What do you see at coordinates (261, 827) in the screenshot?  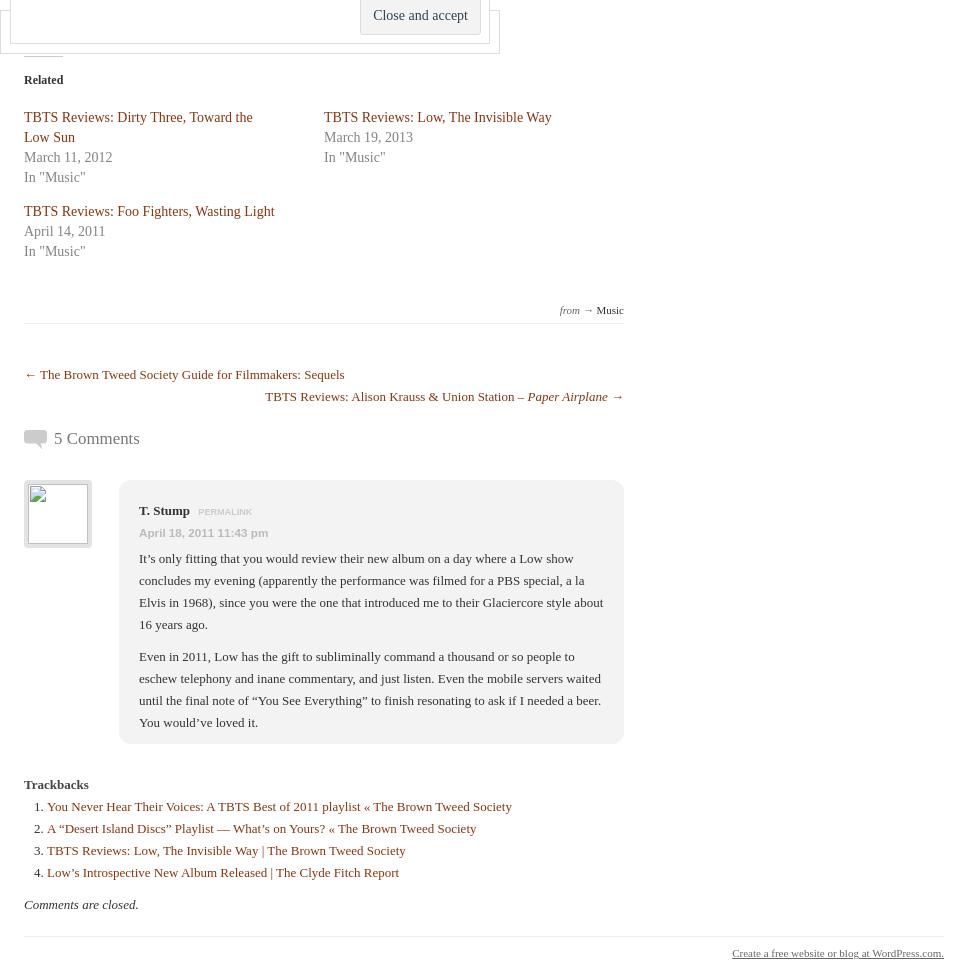 I see `'A “Desert Island Discs” Playlist — What’s on Yours? « The Brown Tweed Society'` at bounding box center [261, 827].